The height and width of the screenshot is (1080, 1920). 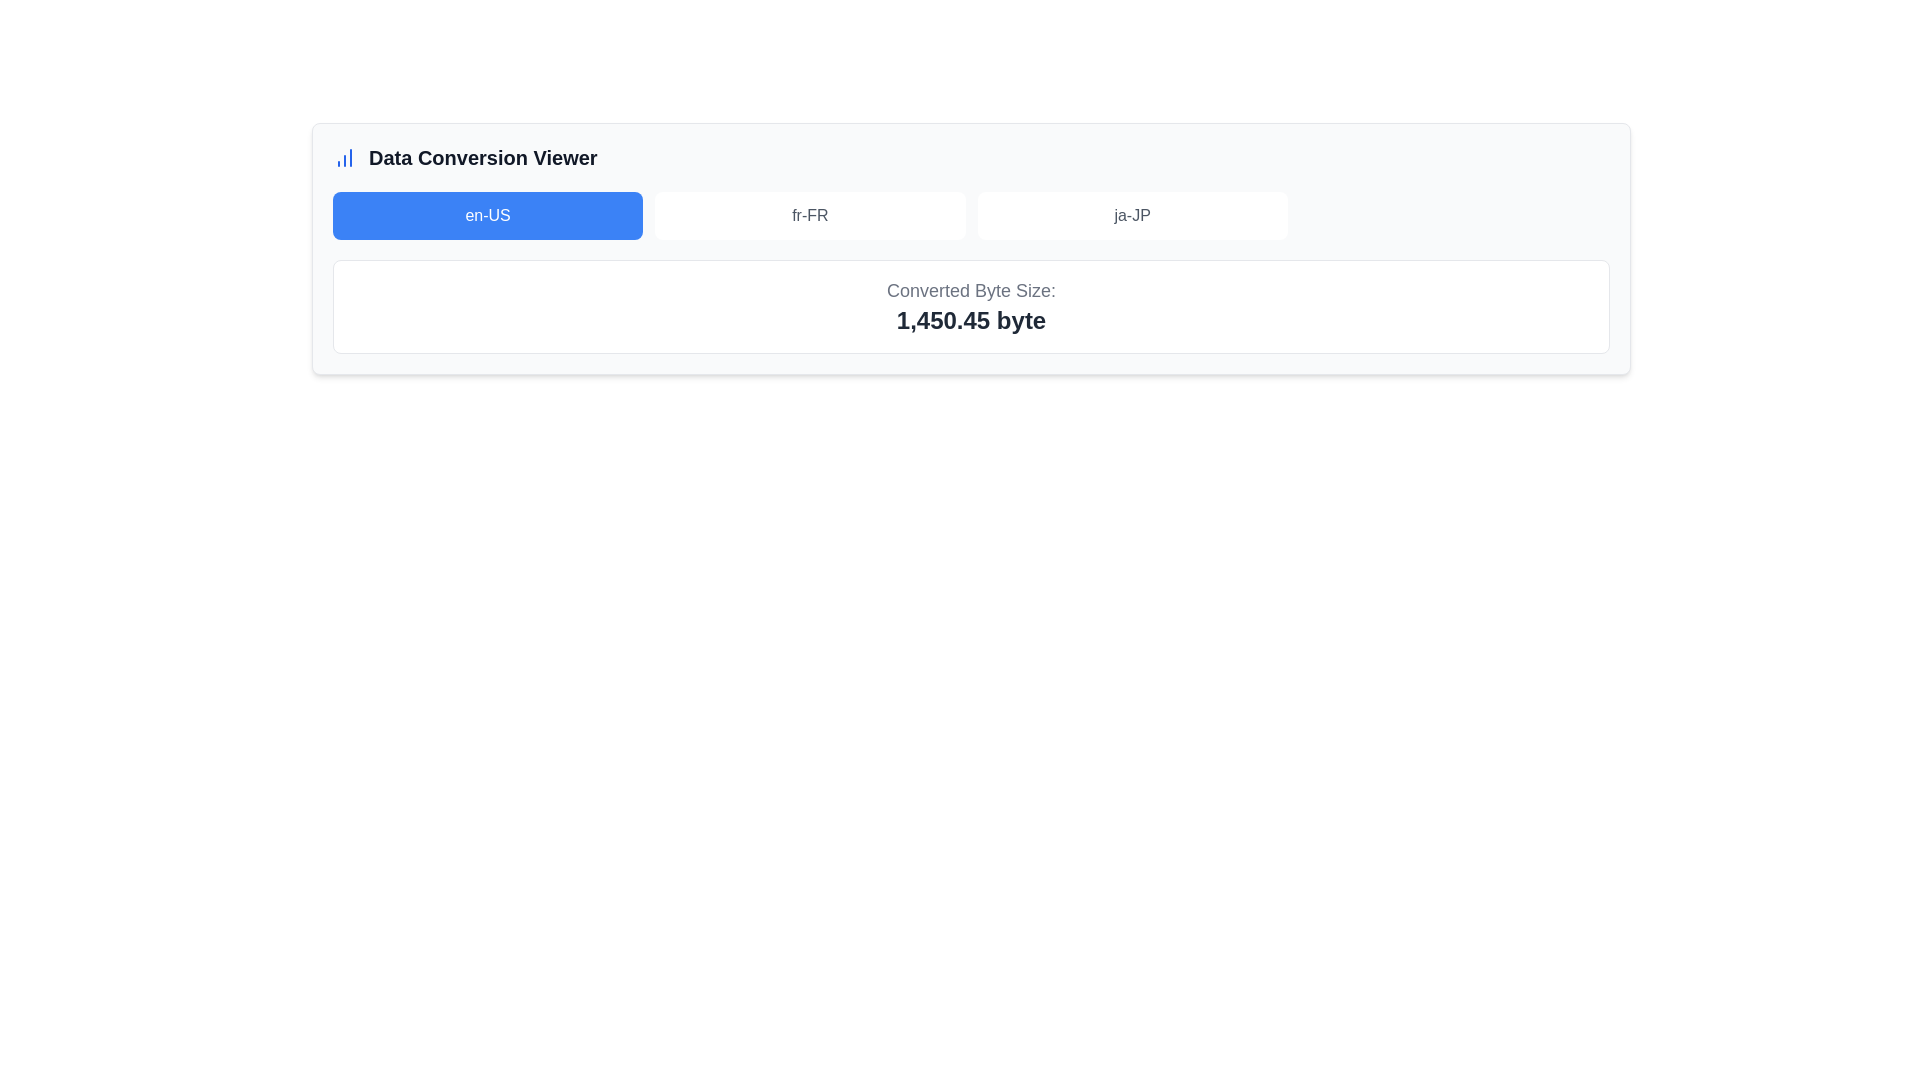 I want to click on the button labeled 'fr-FR' which is the second button in a row of three, to change its styling, so click(x=810, y=216).